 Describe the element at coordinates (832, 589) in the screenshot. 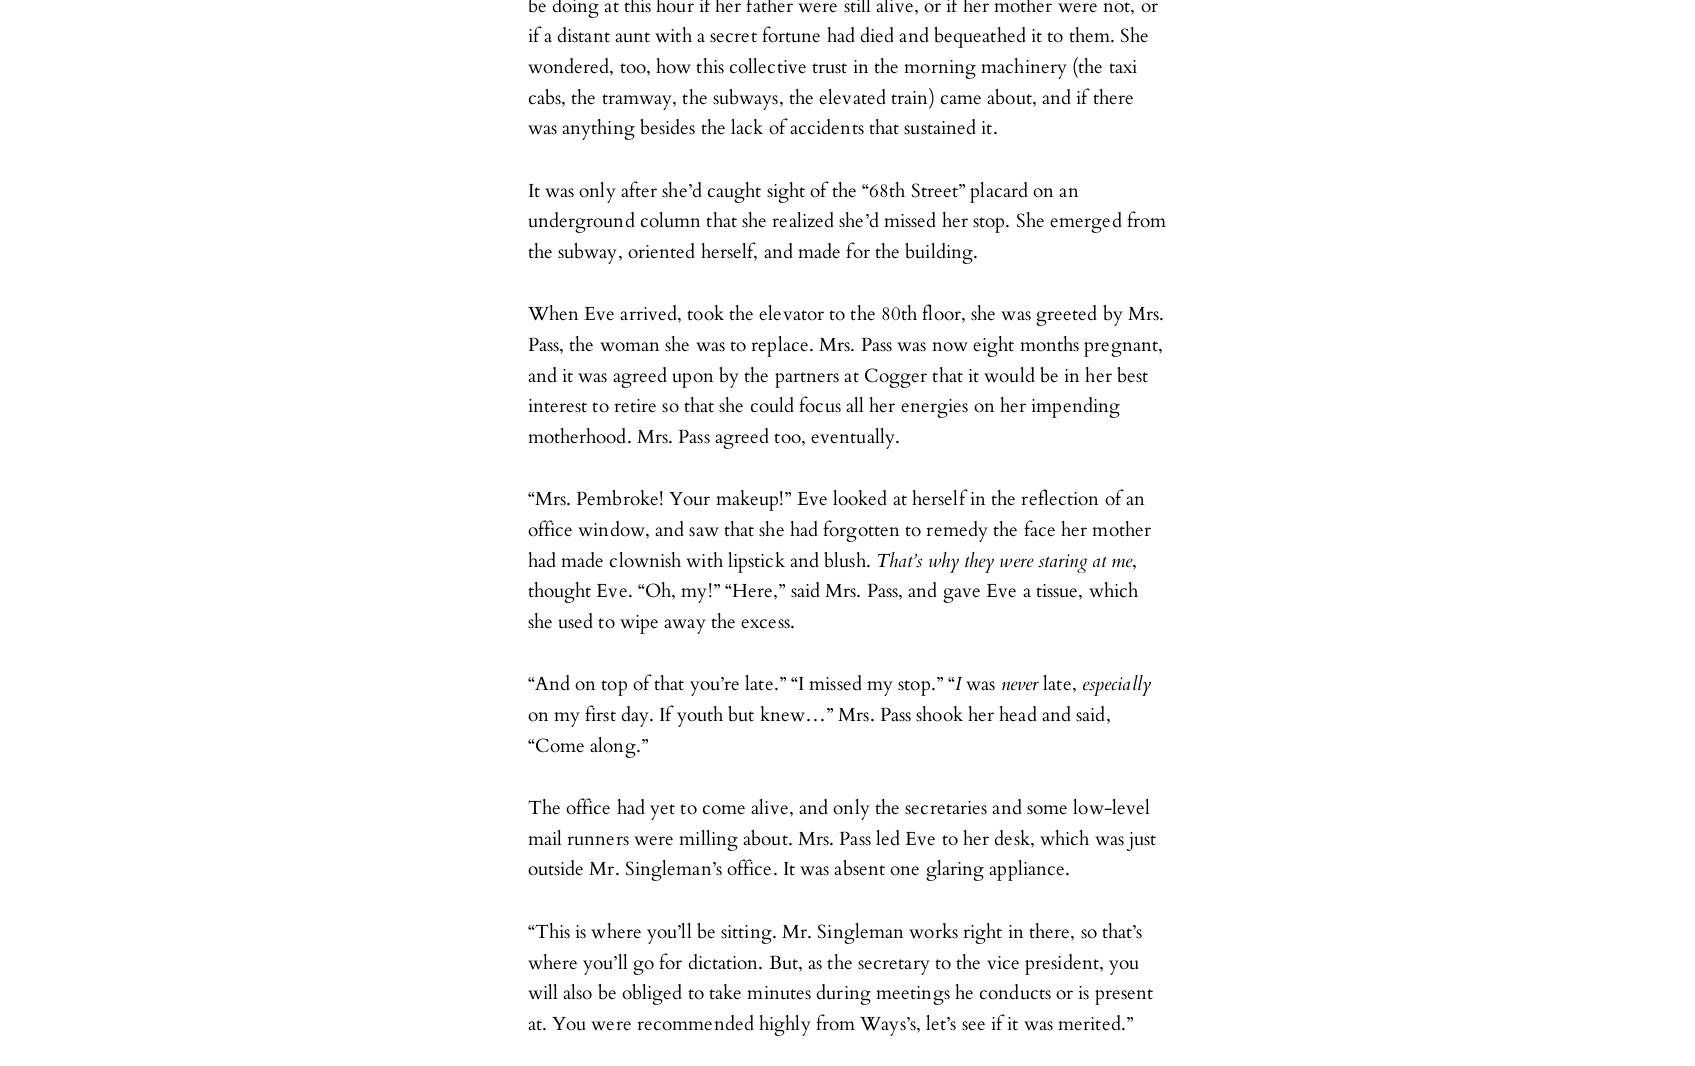

I see `', thought Eve. “Oh, my!” “Here,” said Mrs. Pass, and gave Eve a tissue, which she used to wipe away the excess.'` at that location.